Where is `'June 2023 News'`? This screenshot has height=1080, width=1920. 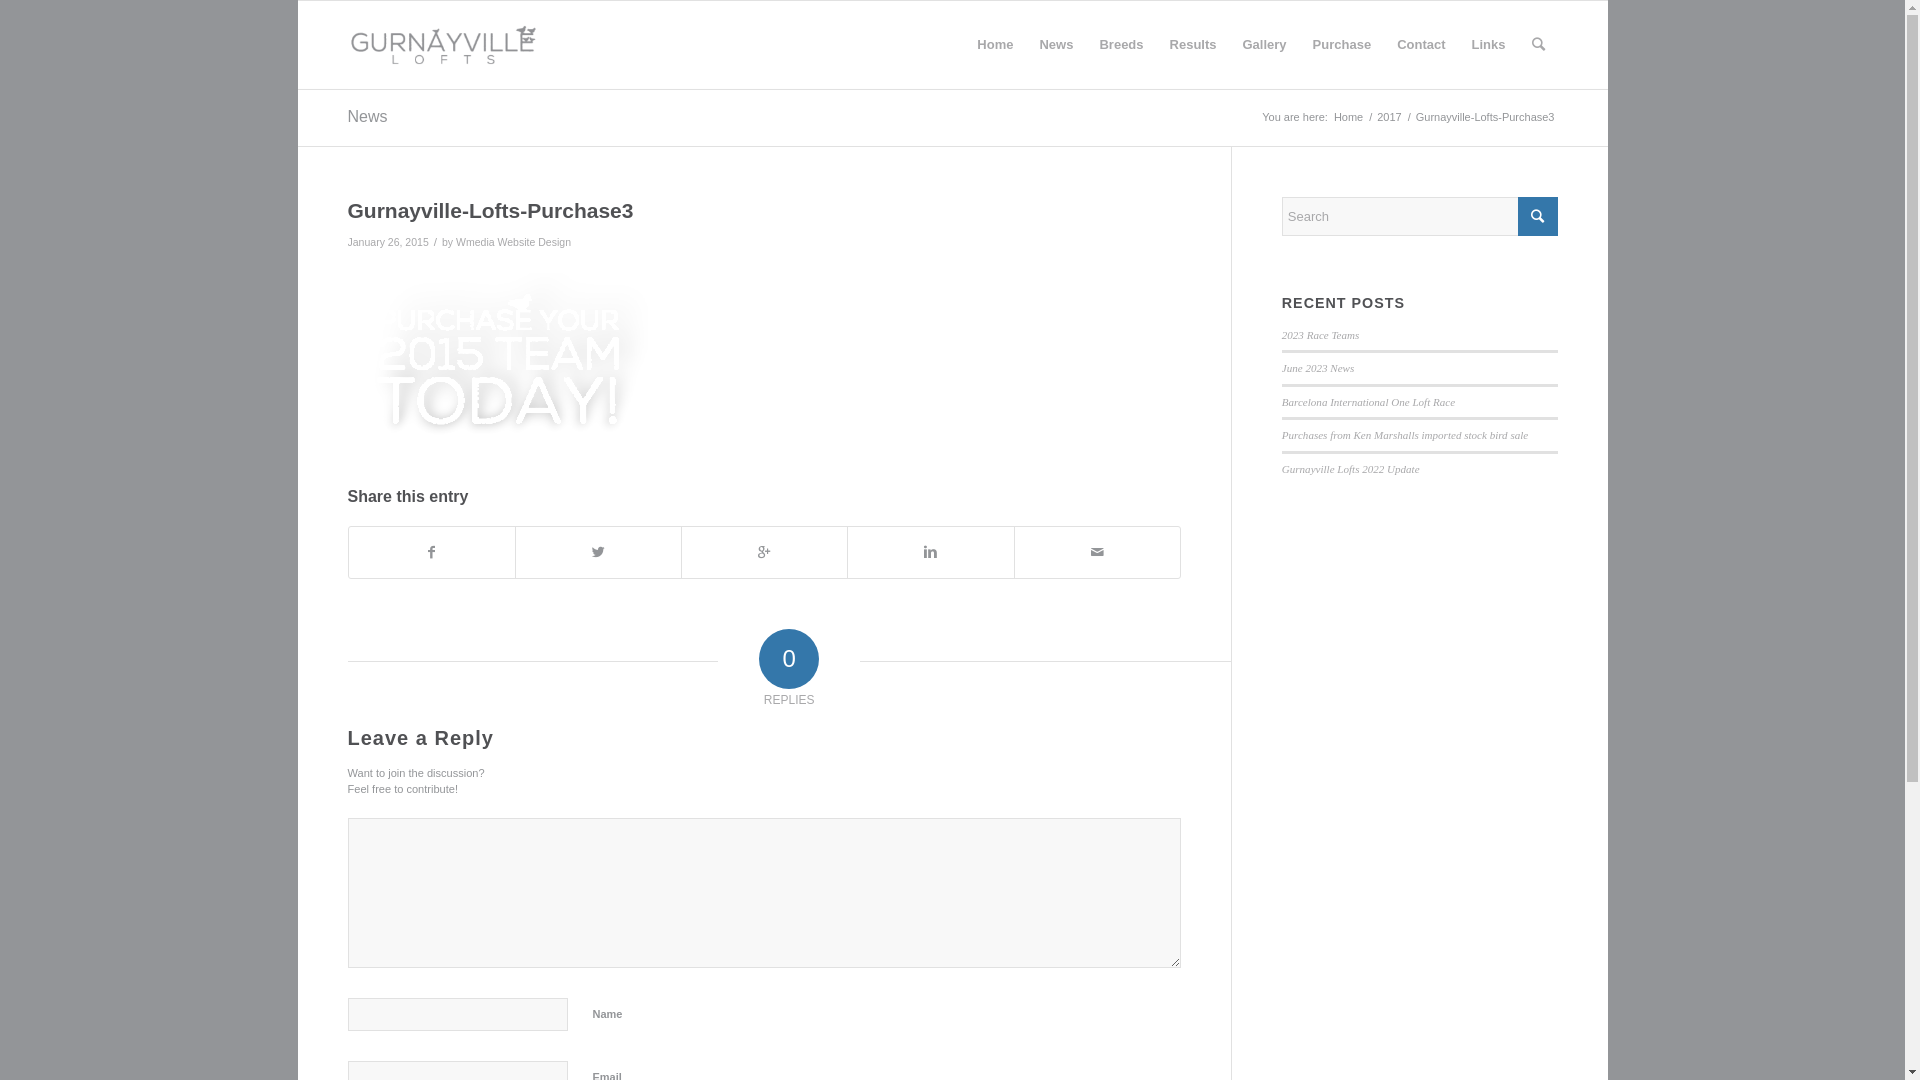 'June 2023 News' is located at coordinates (1318, 367).